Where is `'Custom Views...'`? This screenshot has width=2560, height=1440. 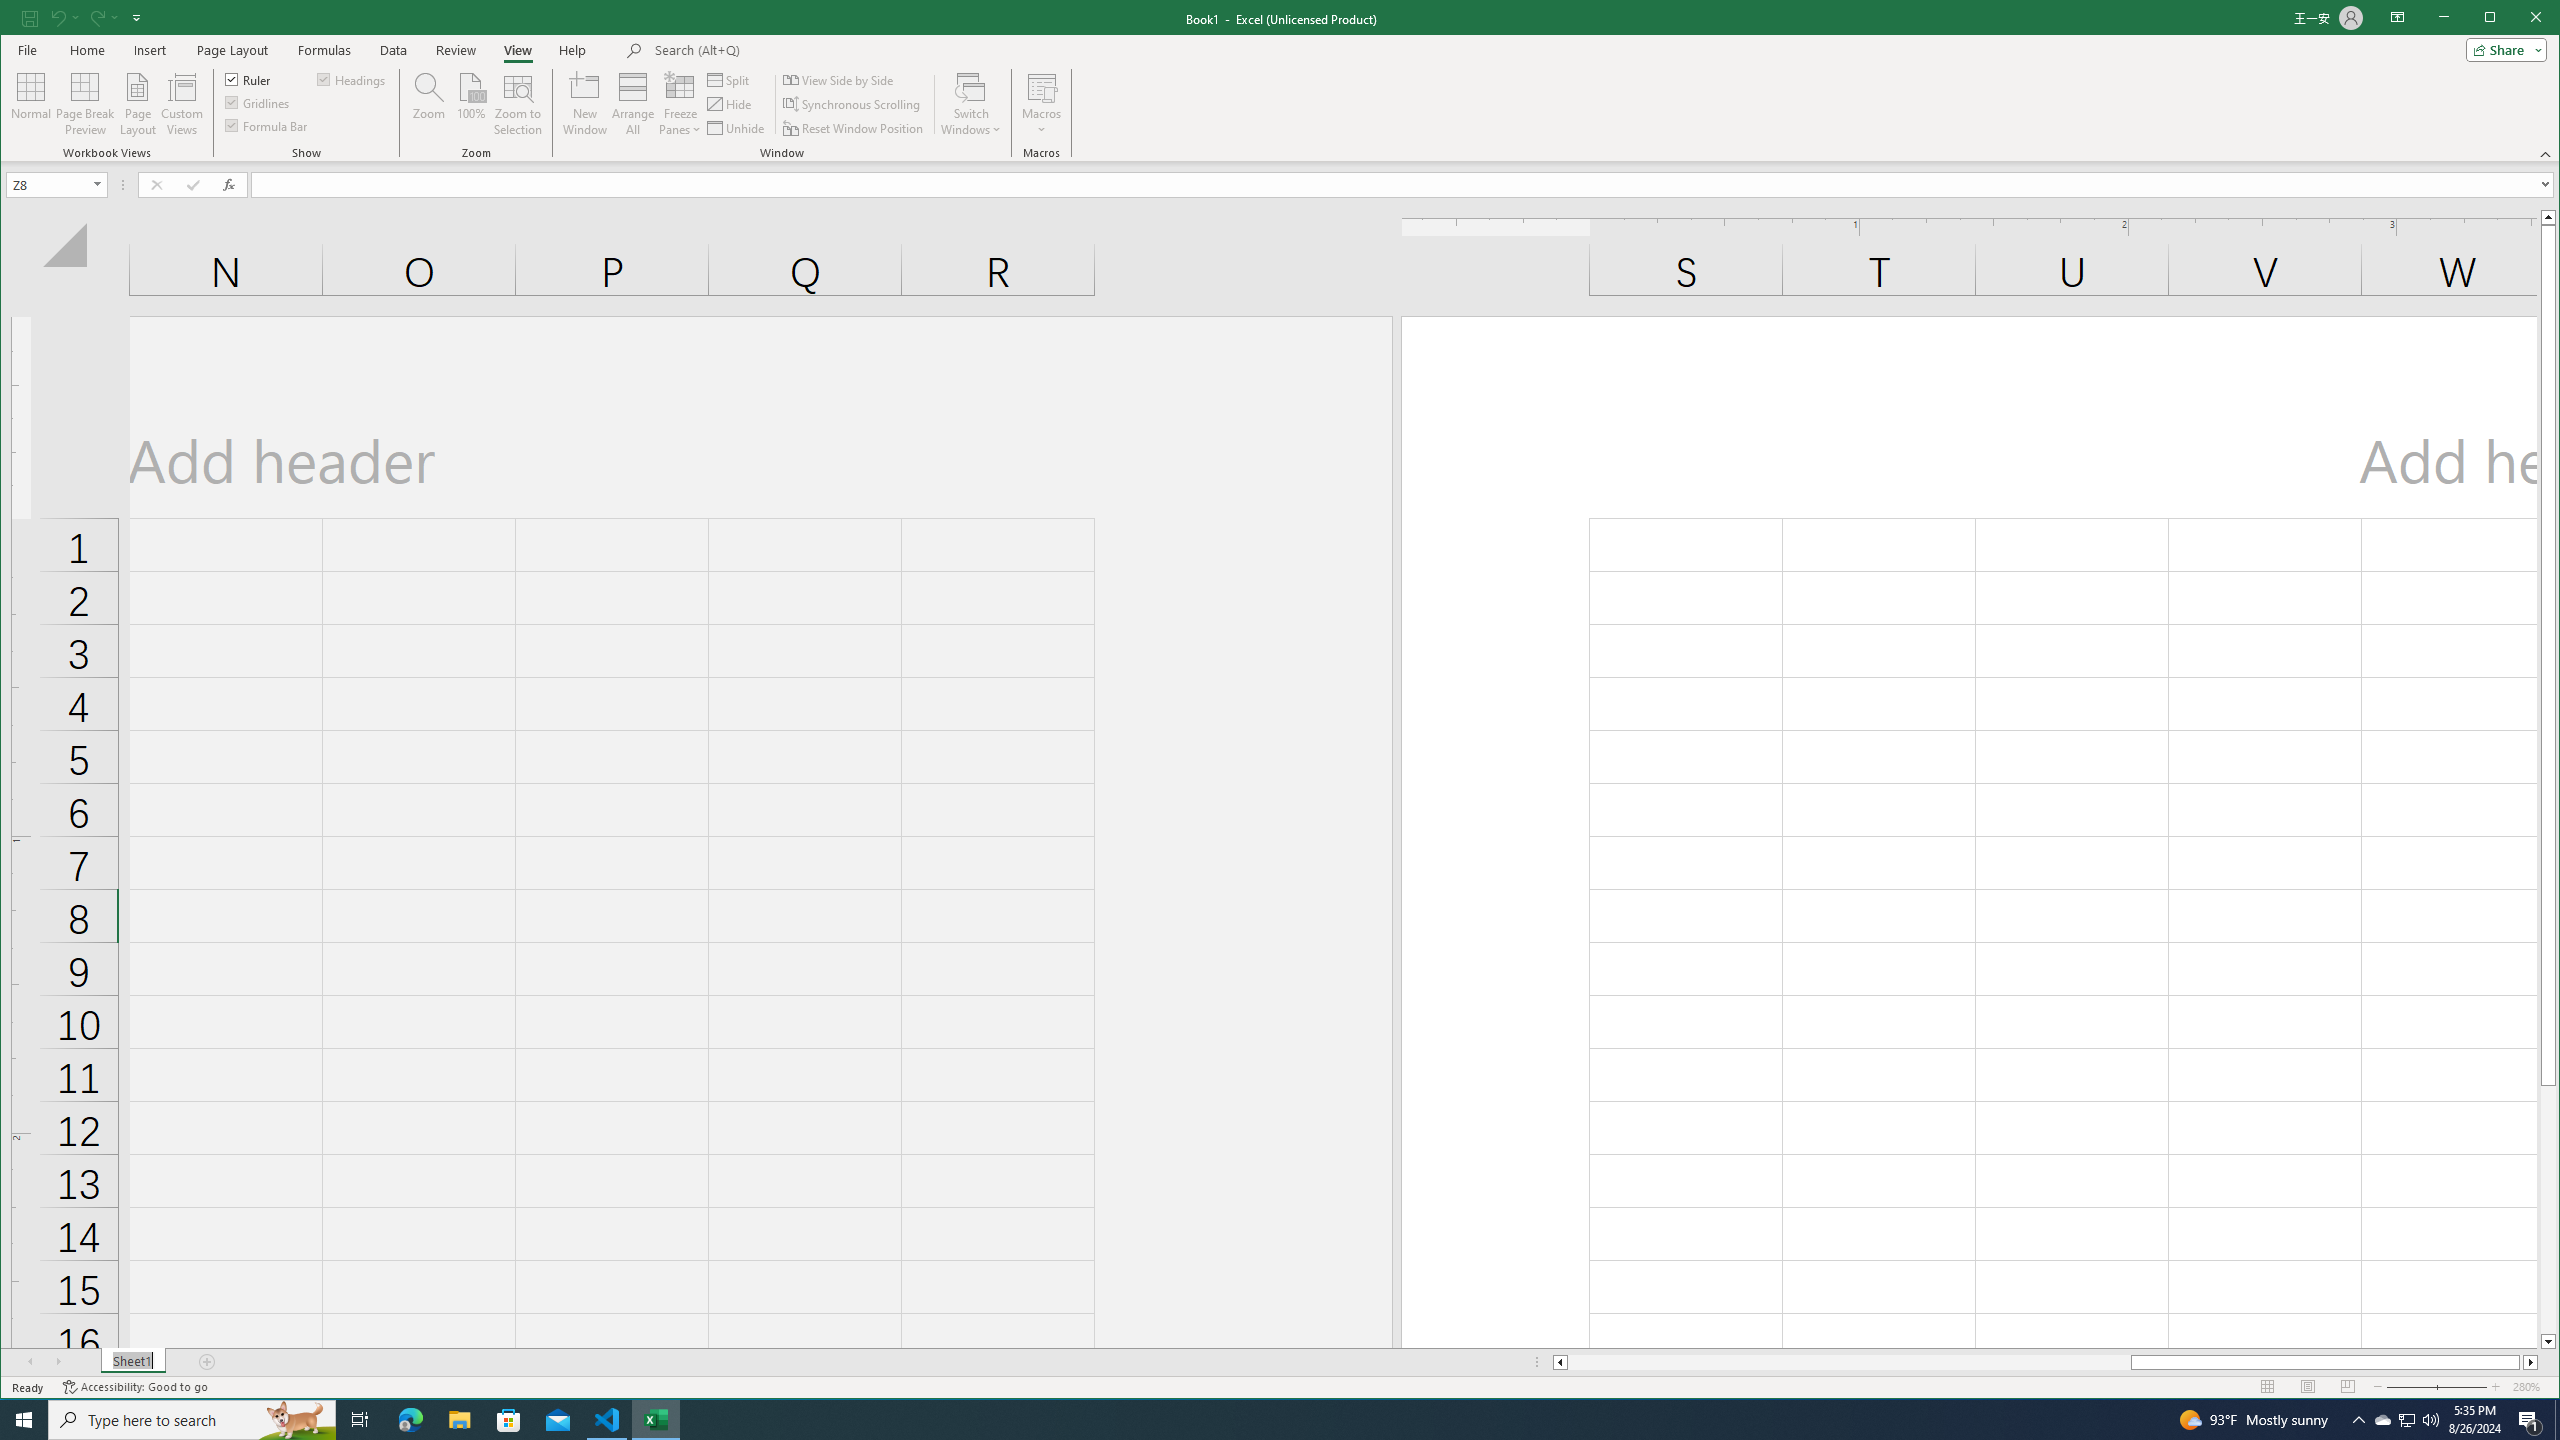 'Custom Views...' is located at coordinates (180, 103).